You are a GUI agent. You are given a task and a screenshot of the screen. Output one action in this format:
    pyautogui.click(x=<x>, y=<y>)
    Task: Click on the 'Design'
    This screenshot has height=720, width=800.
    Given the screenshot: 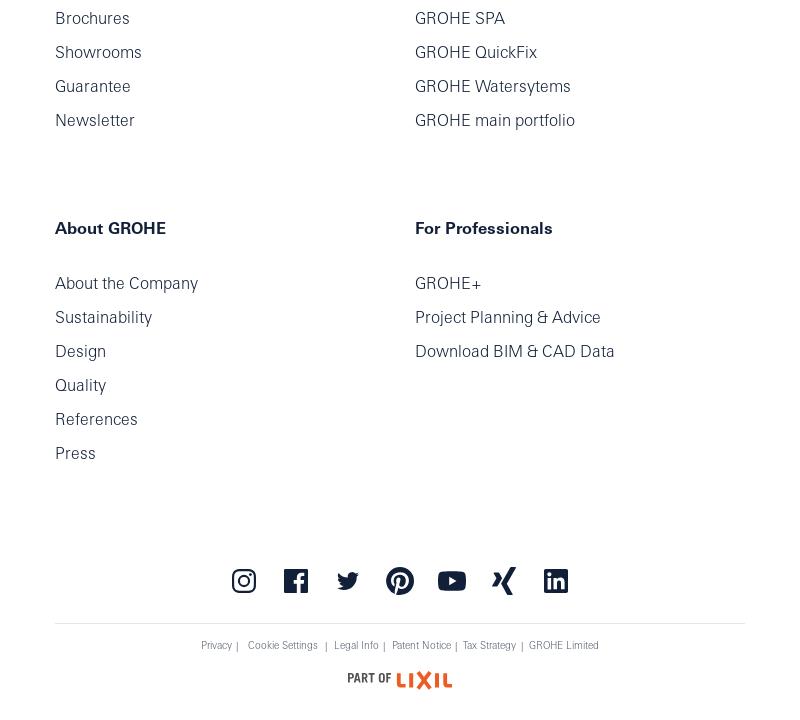 What is the action you would take?
    pyautogui.click(x=80, y=348)
    